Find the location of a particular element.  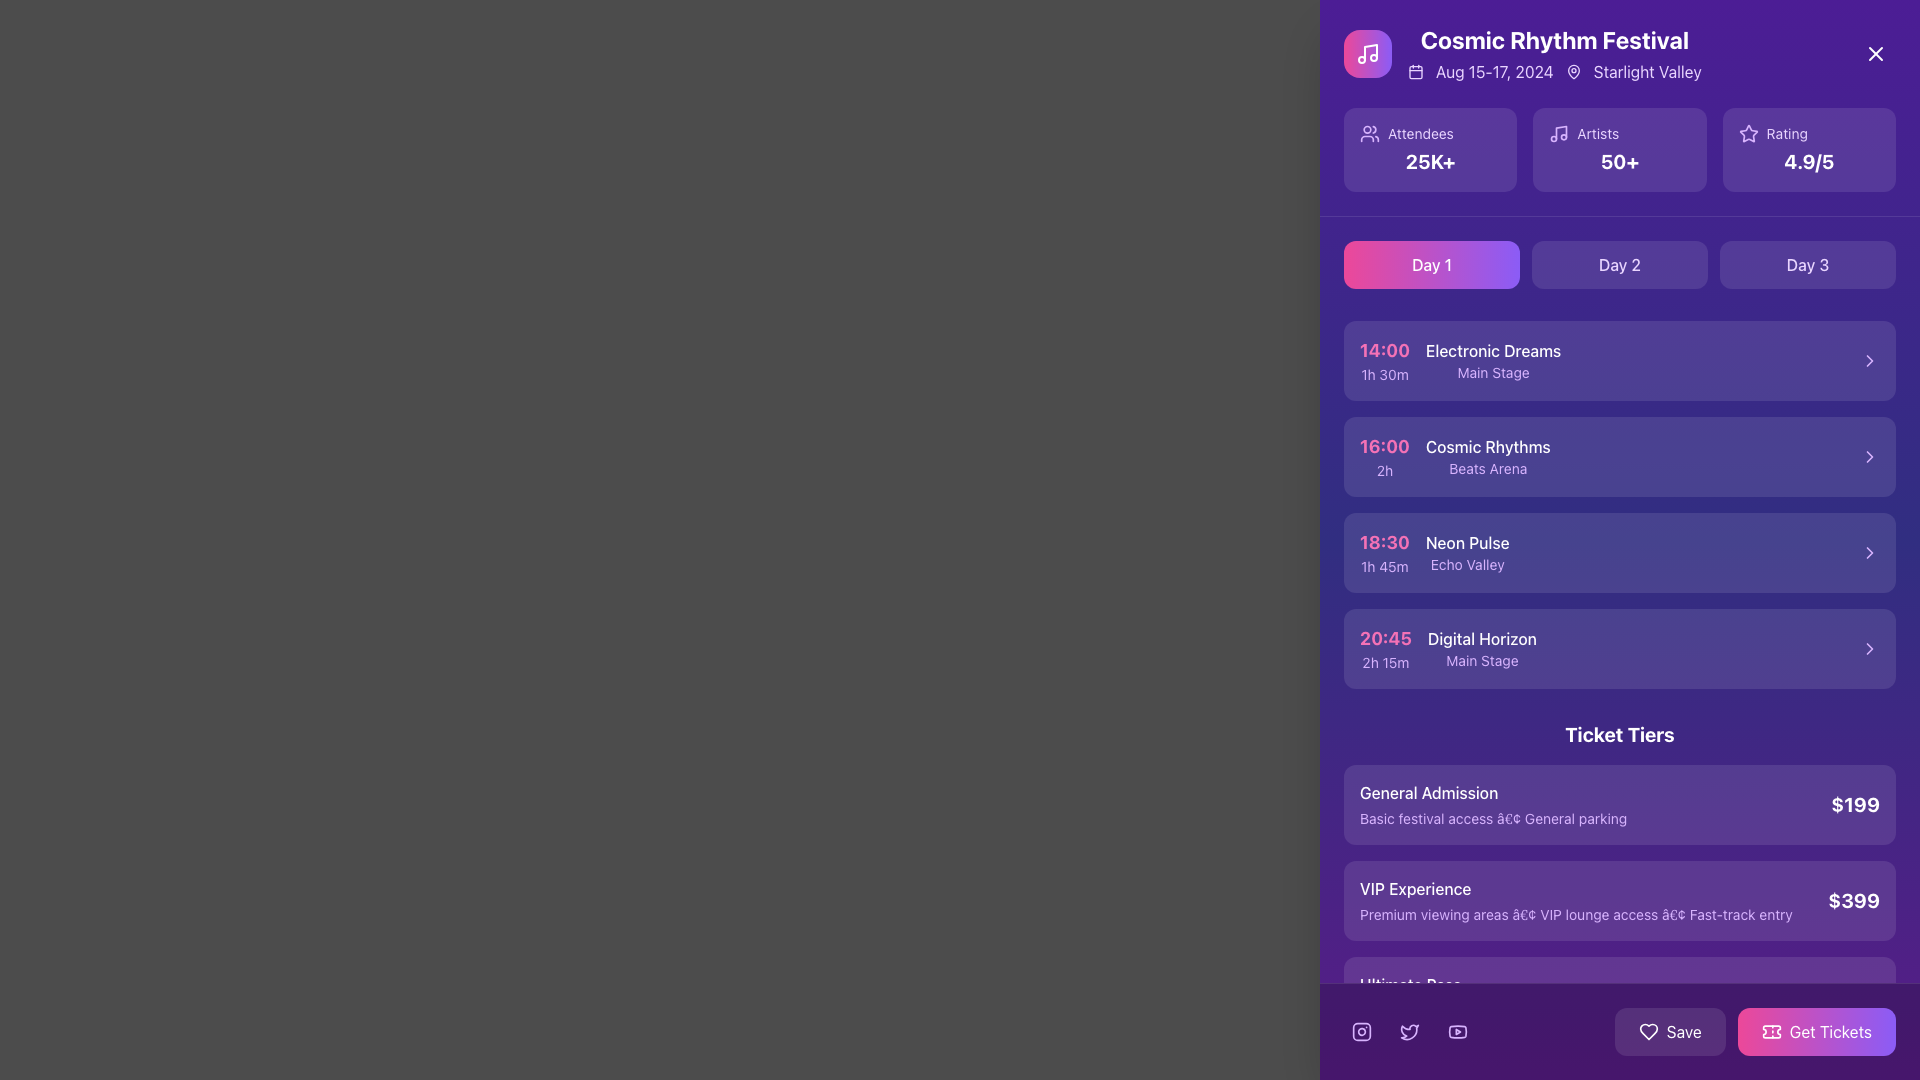

the square-shaped button with a gradient from pink to violet, featuring a white music note icon, located at the top-left corner of the right panel, immediately to the left of the text 'Cosmic Rhythm Festival' is located at coordinates (1367, 53).